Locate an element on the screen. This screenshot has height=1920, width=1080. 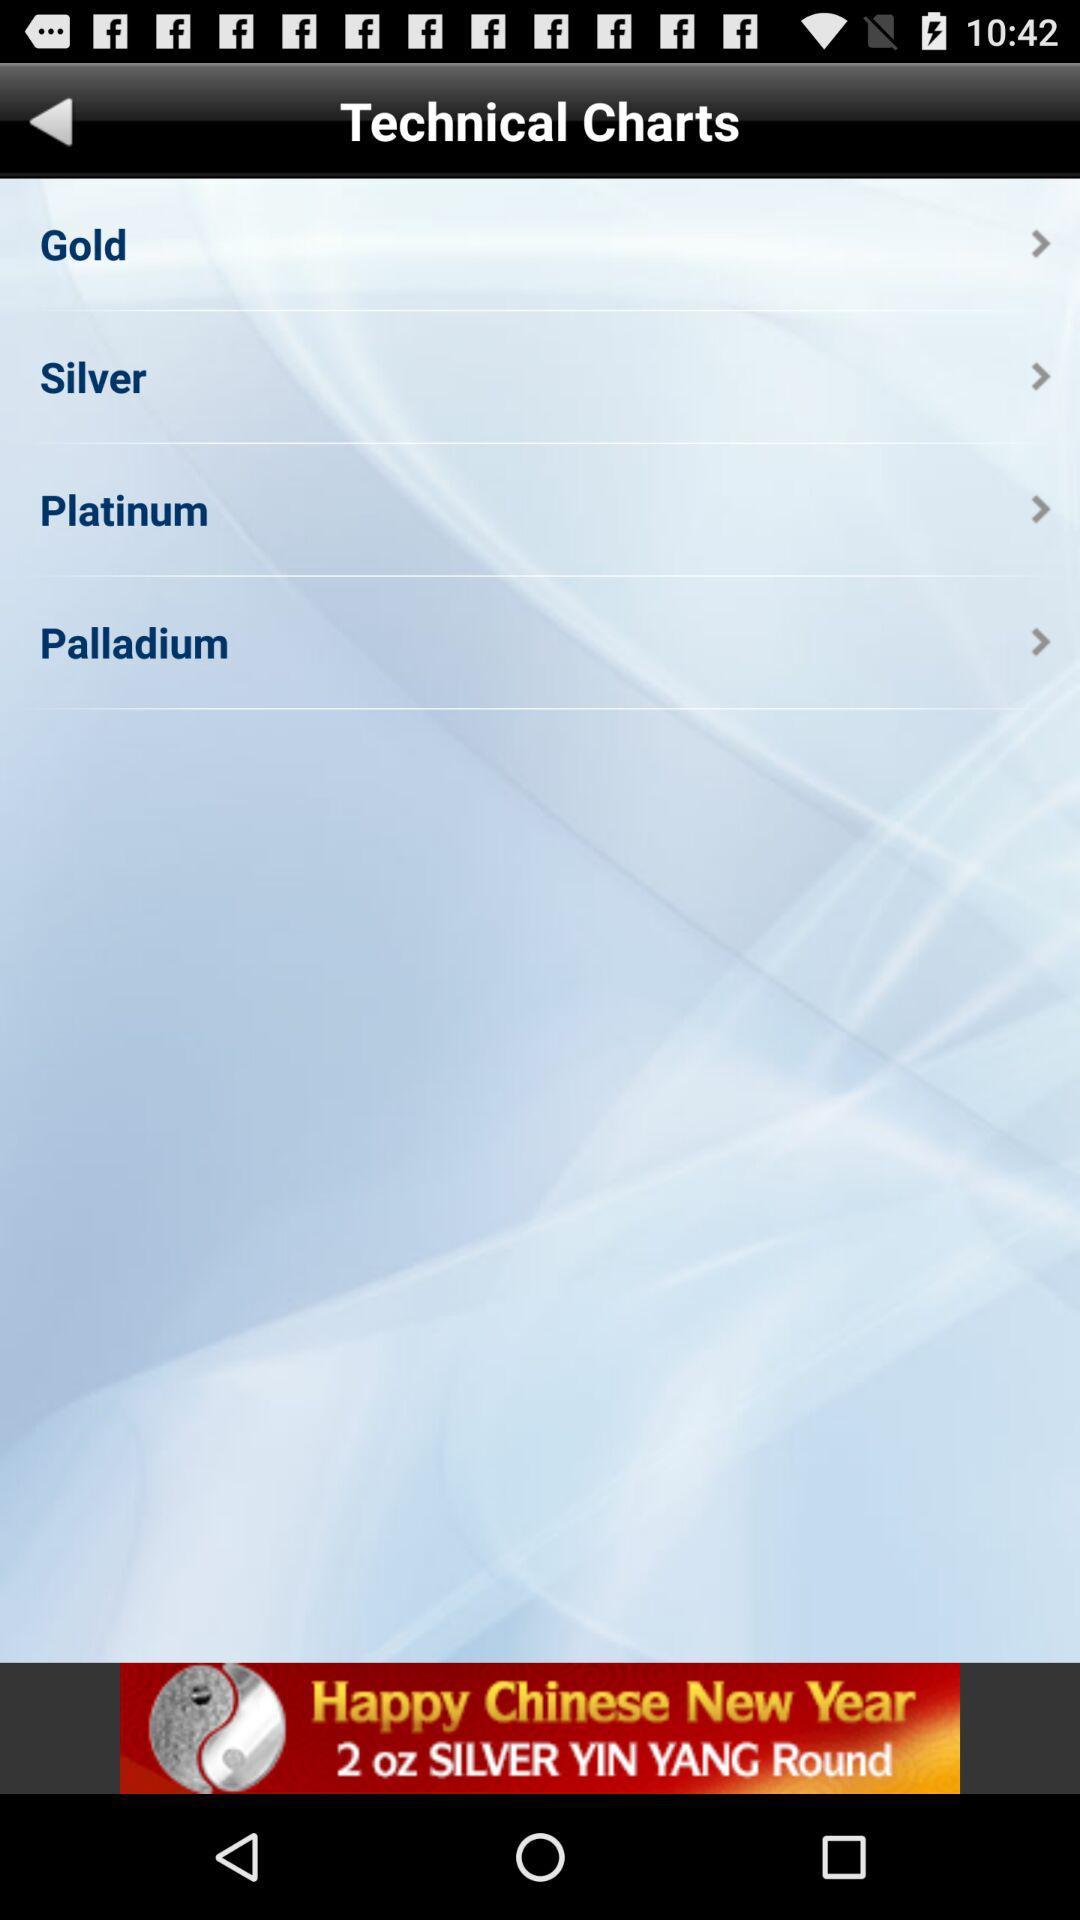
previous is located at coordinates (50, 124).